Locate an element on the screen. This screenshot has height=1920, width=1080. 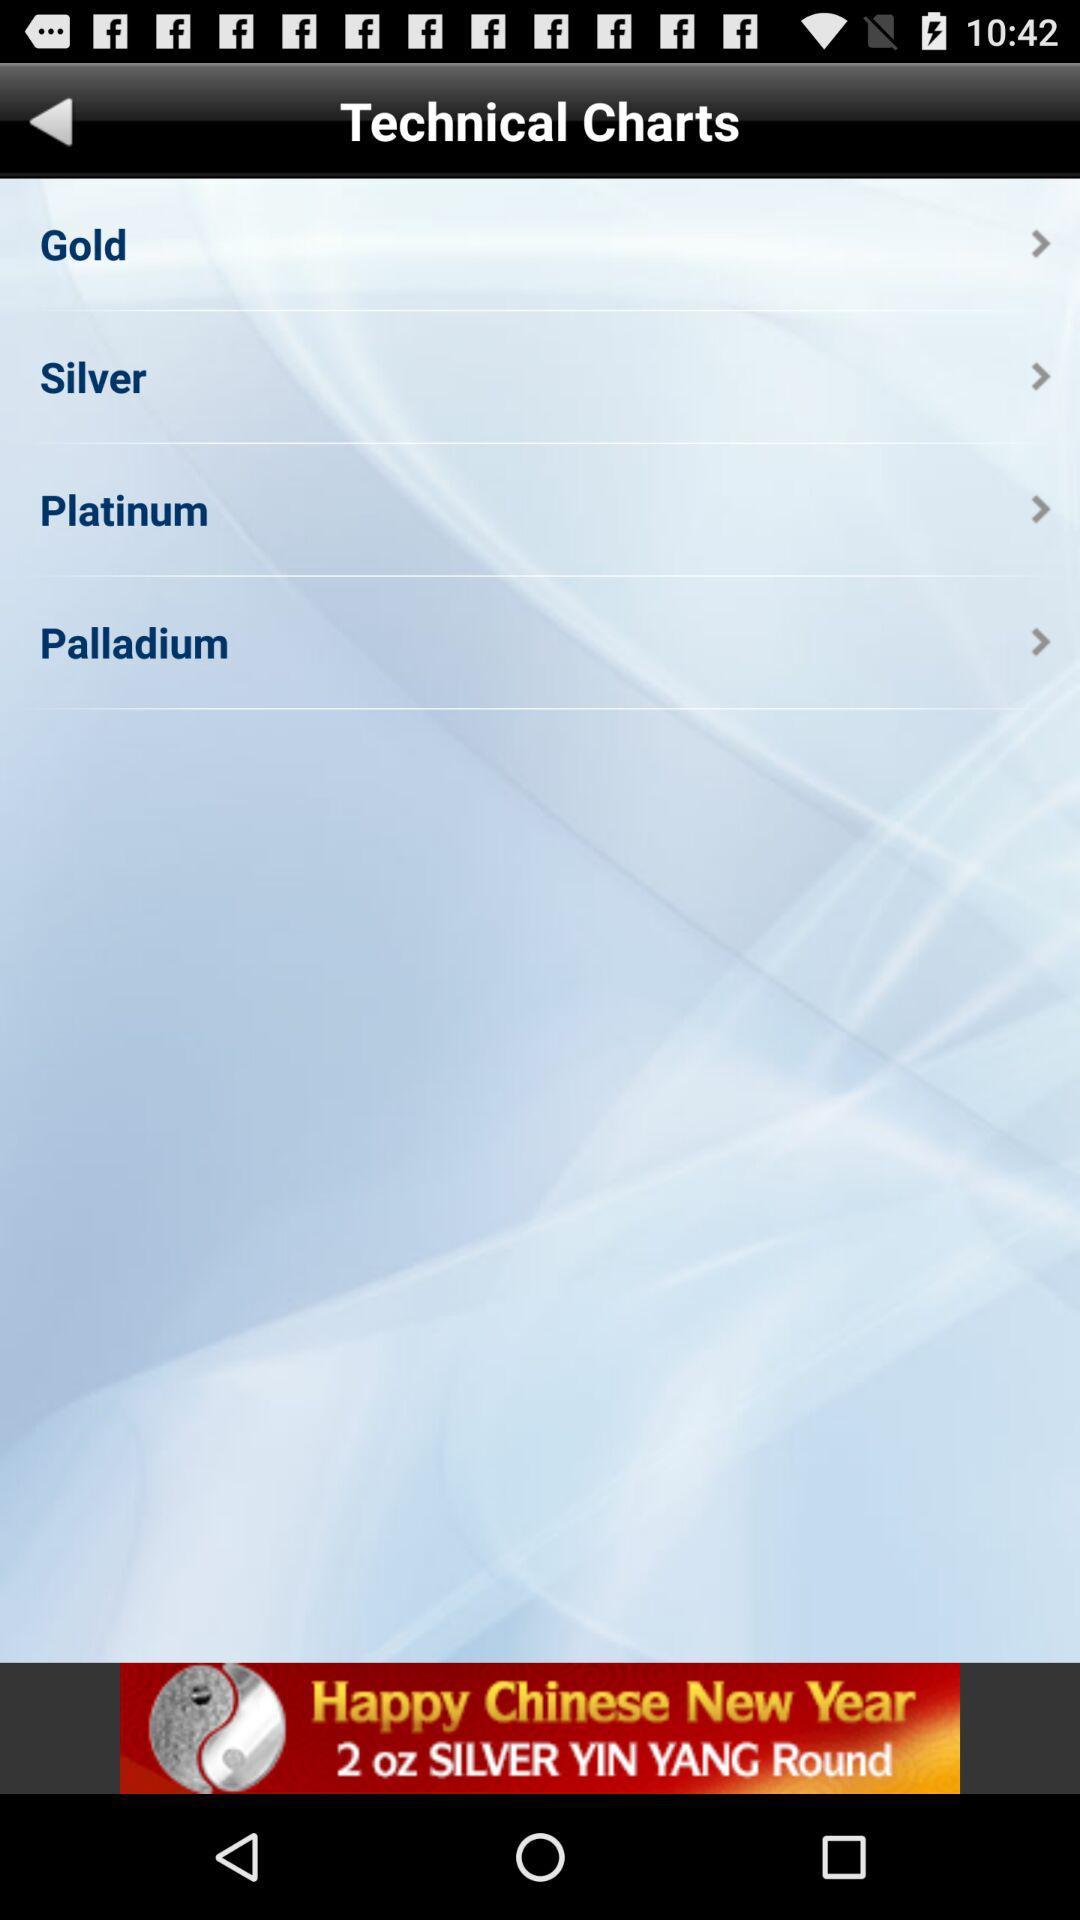
previous is located at coordinates (50, 124).